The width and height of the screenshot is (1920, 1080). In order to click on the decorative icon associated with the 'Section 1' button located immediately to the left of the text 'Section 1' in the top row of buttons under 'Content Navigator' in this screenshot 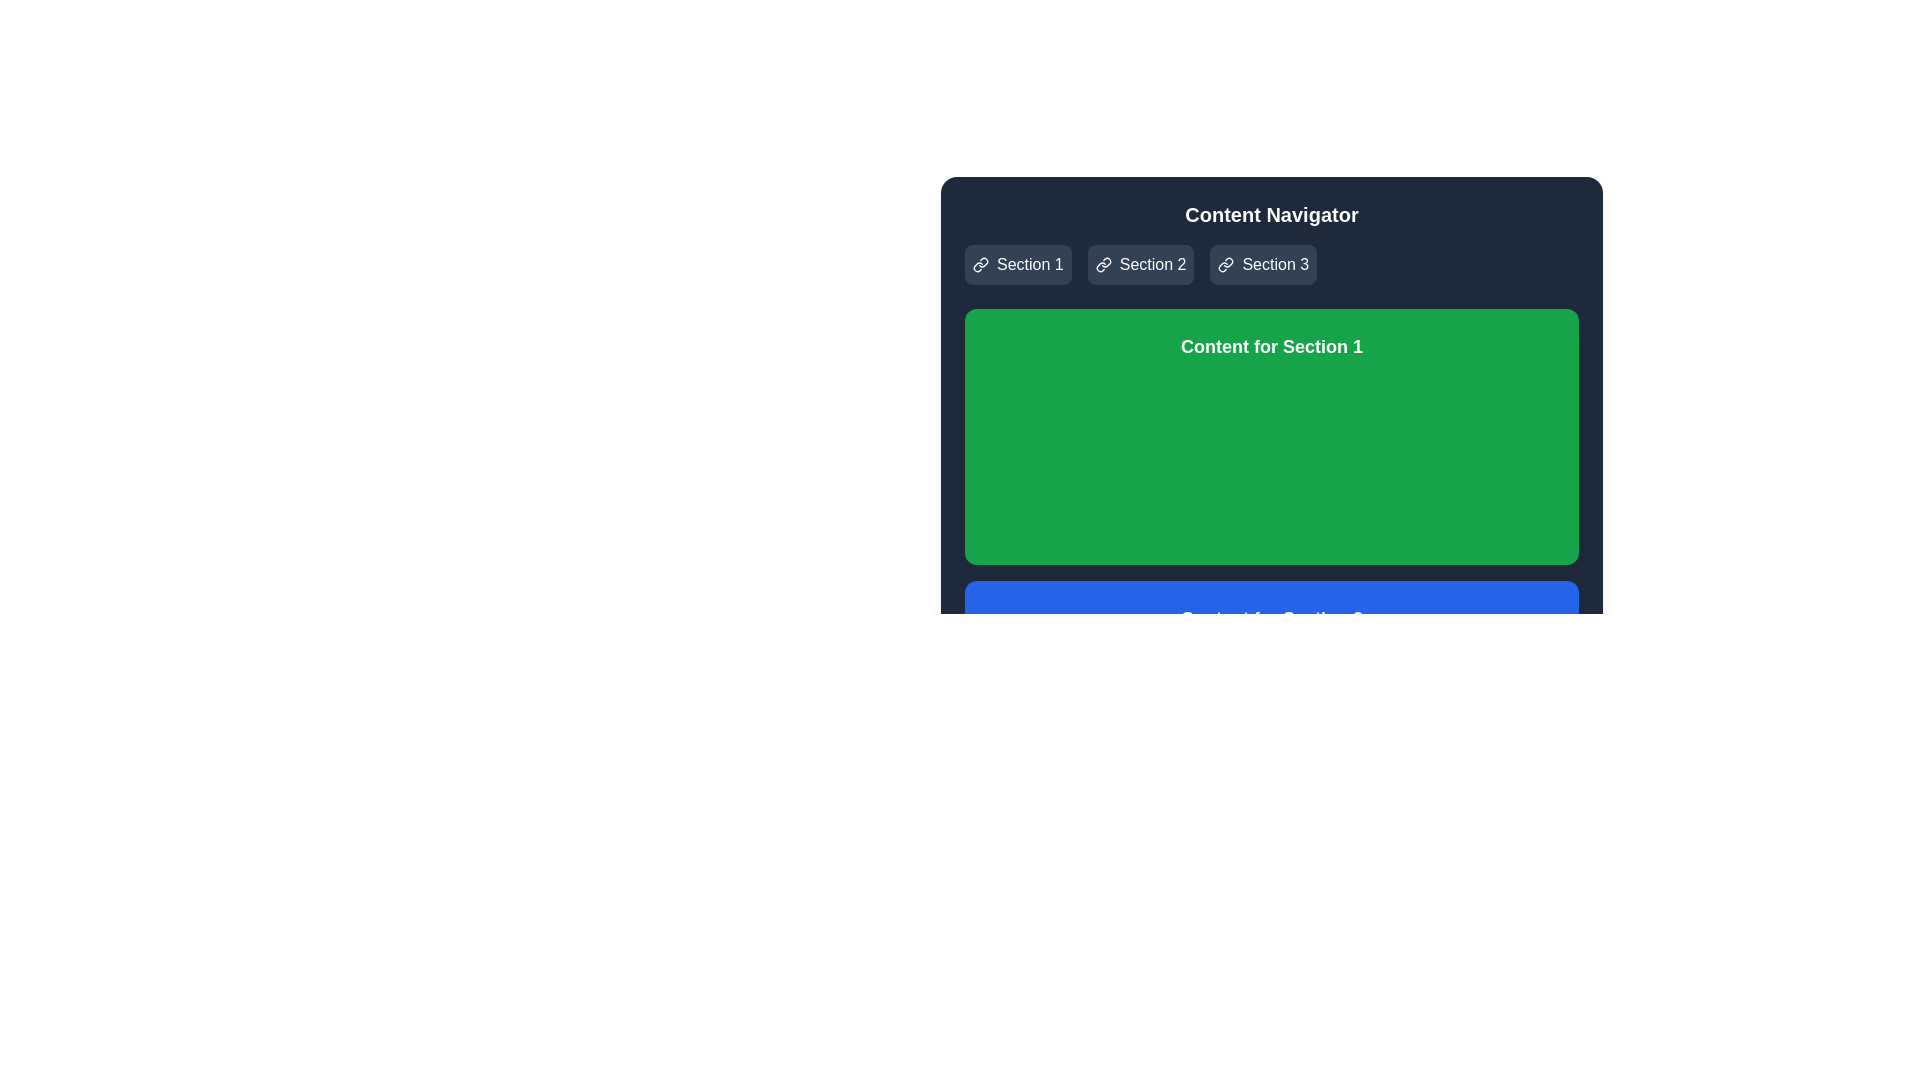, I will do `click(980, 264)`.